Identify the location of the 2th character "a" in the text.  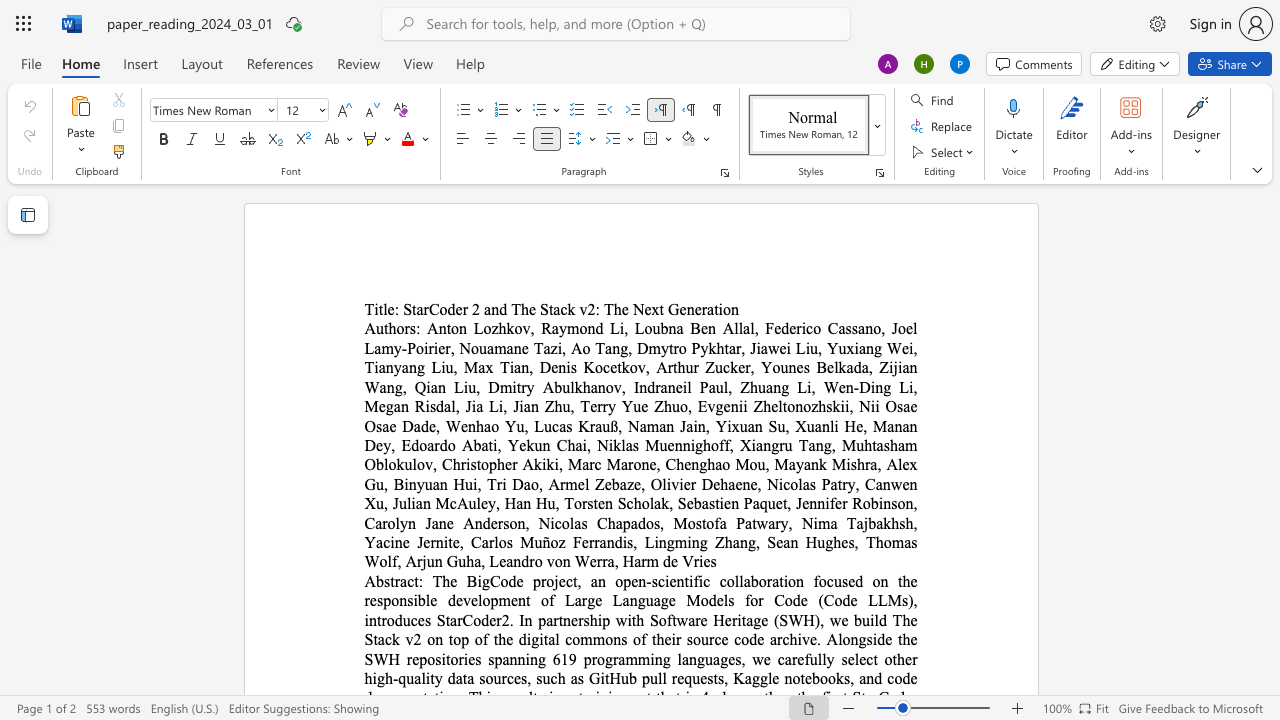
(487, 309).